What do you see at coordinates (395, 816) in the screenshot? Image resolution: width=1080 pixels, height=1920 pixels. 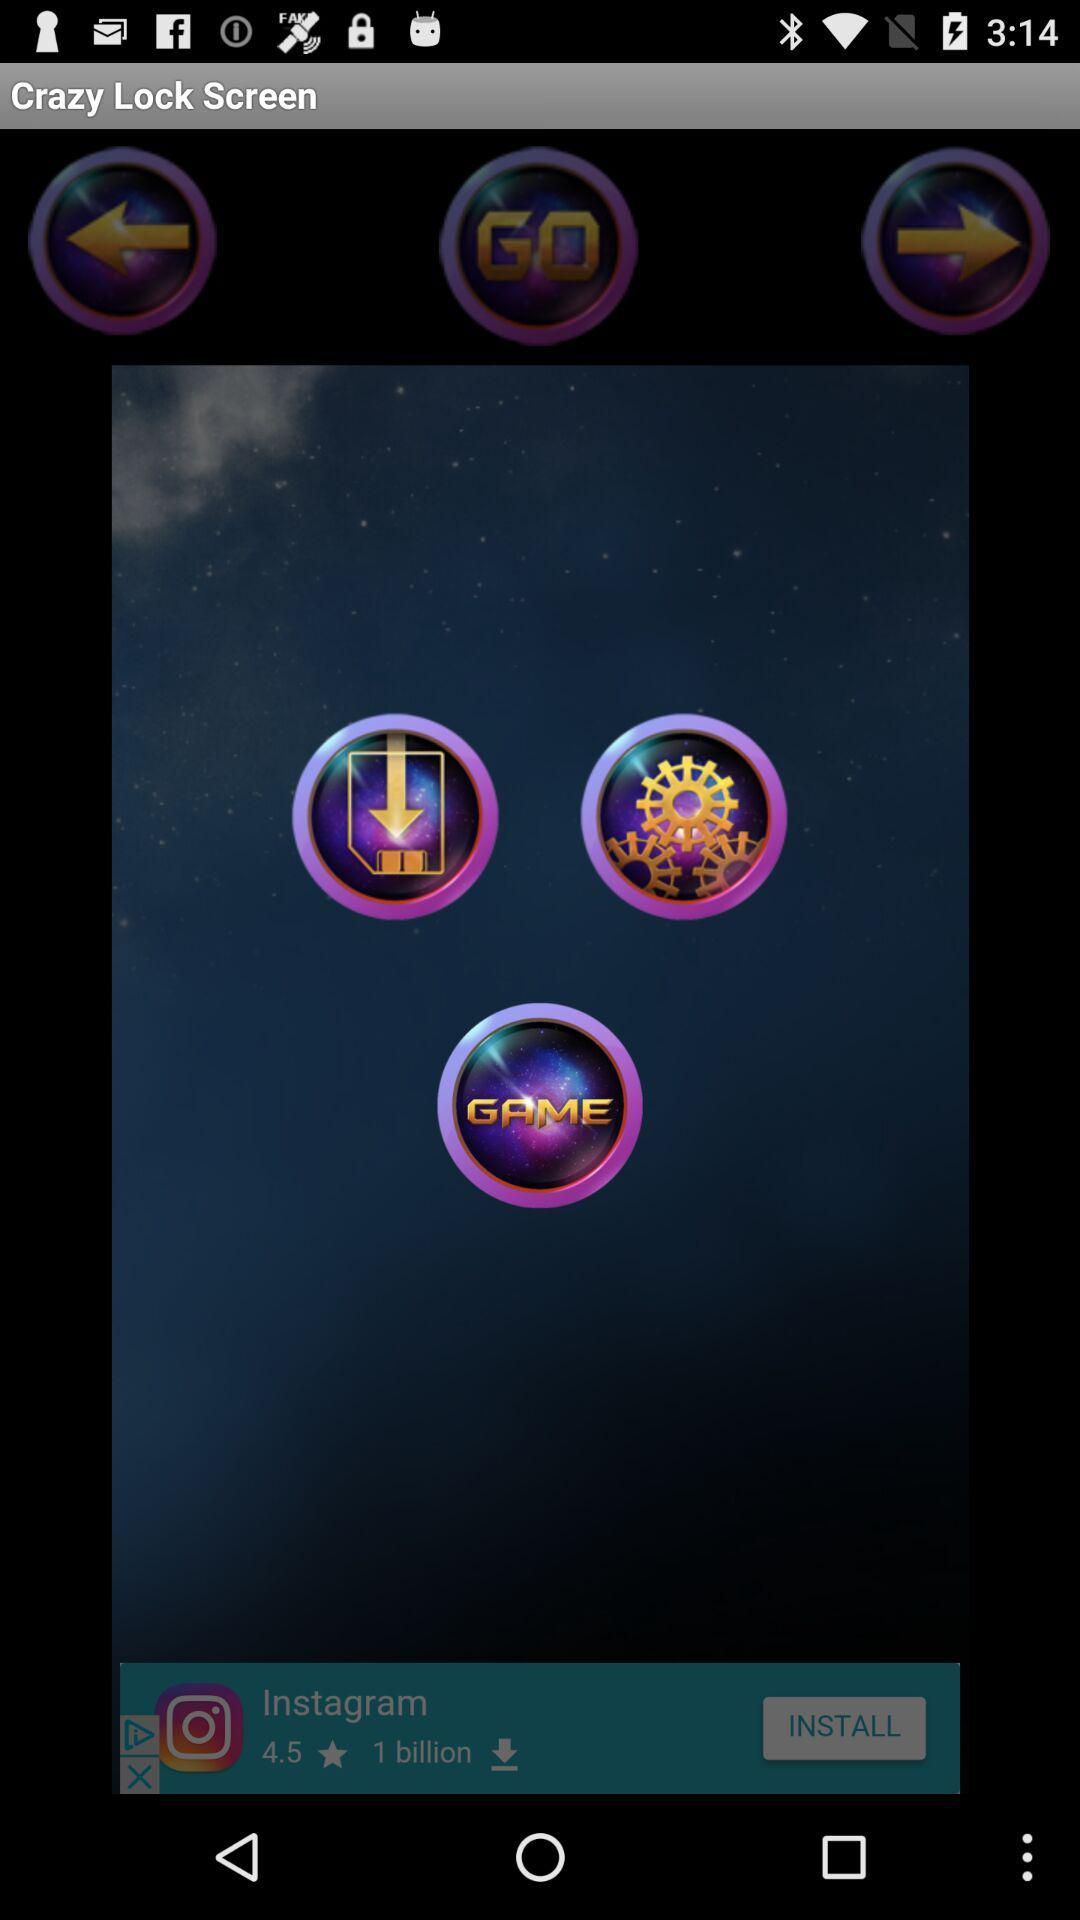 I see `game` at bounding box center [395, 816].